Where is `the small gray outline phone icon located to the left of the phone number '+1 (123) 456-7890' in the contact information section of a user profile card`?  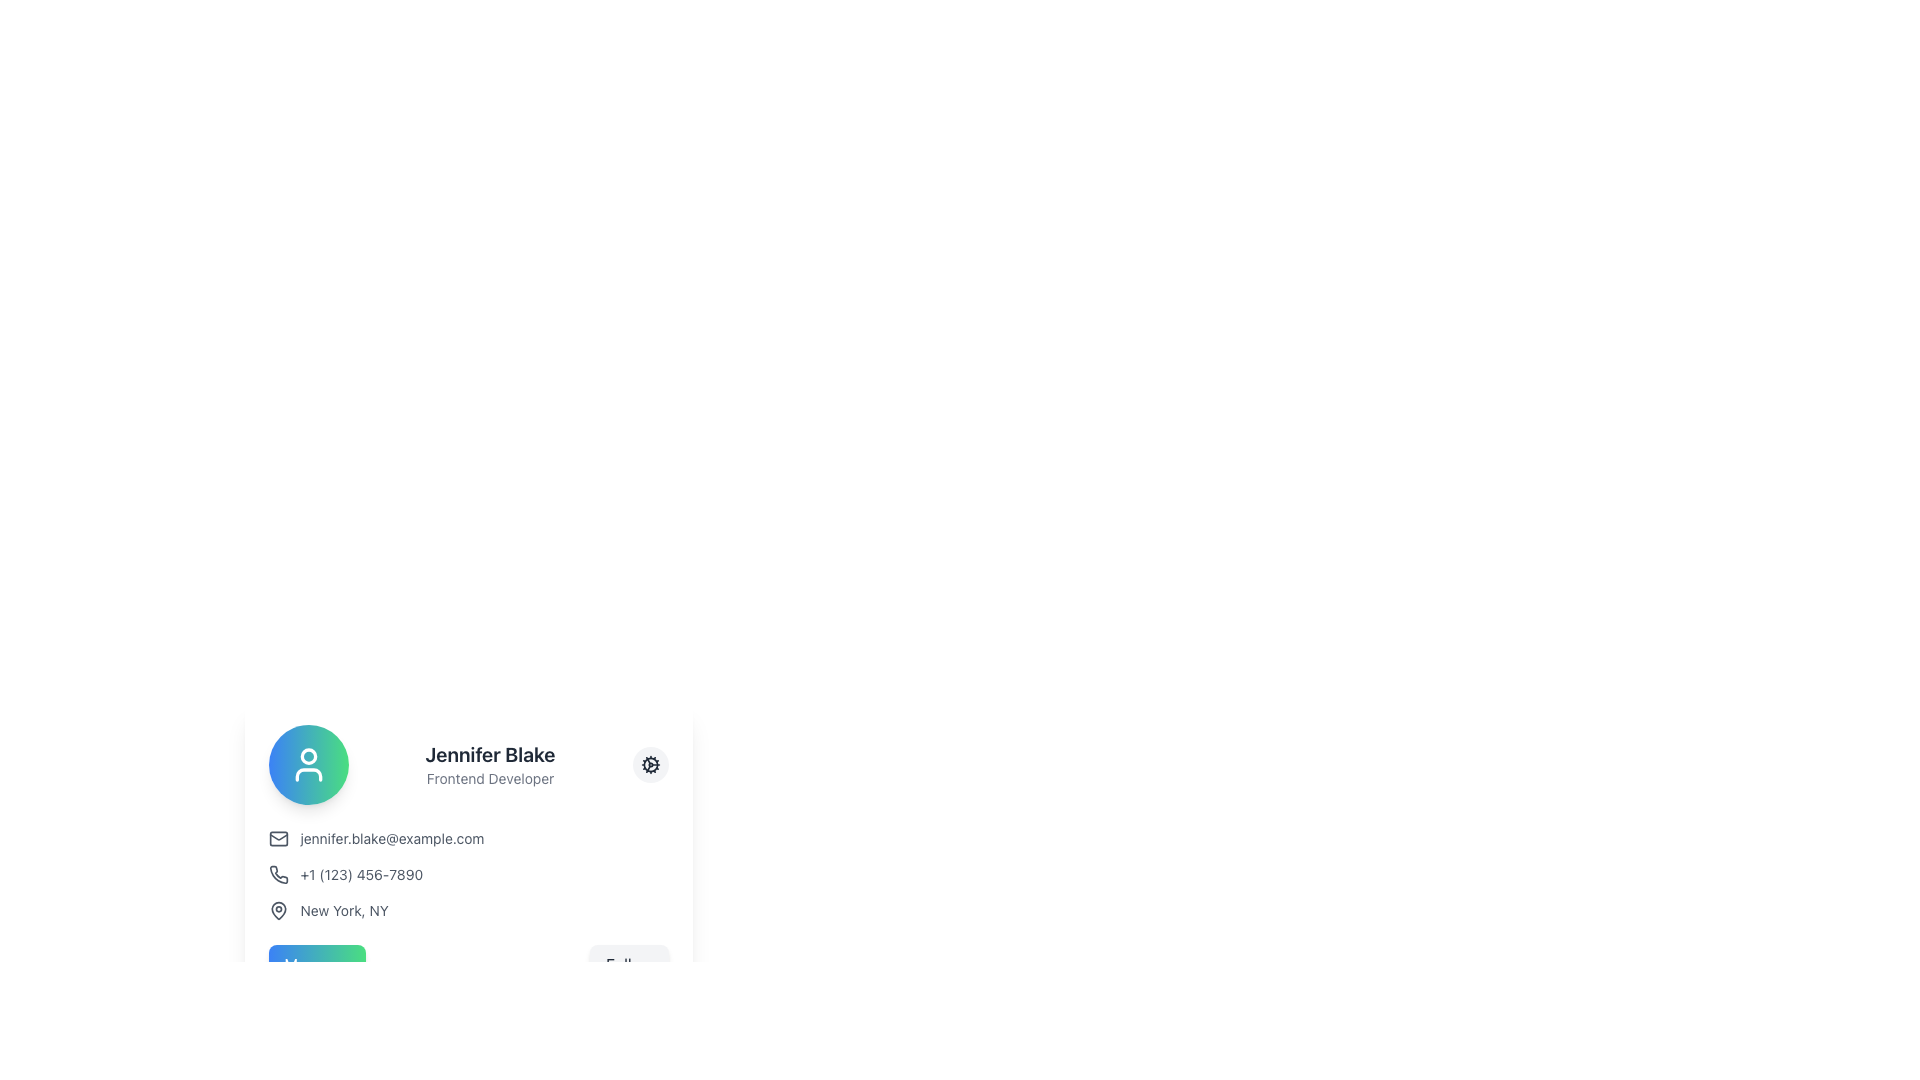 the small gray outline phone icon located to the left of the phone number '+1 (123) 456-7890' in the contact information section of a user profile card is located at coordinates (277, 874).